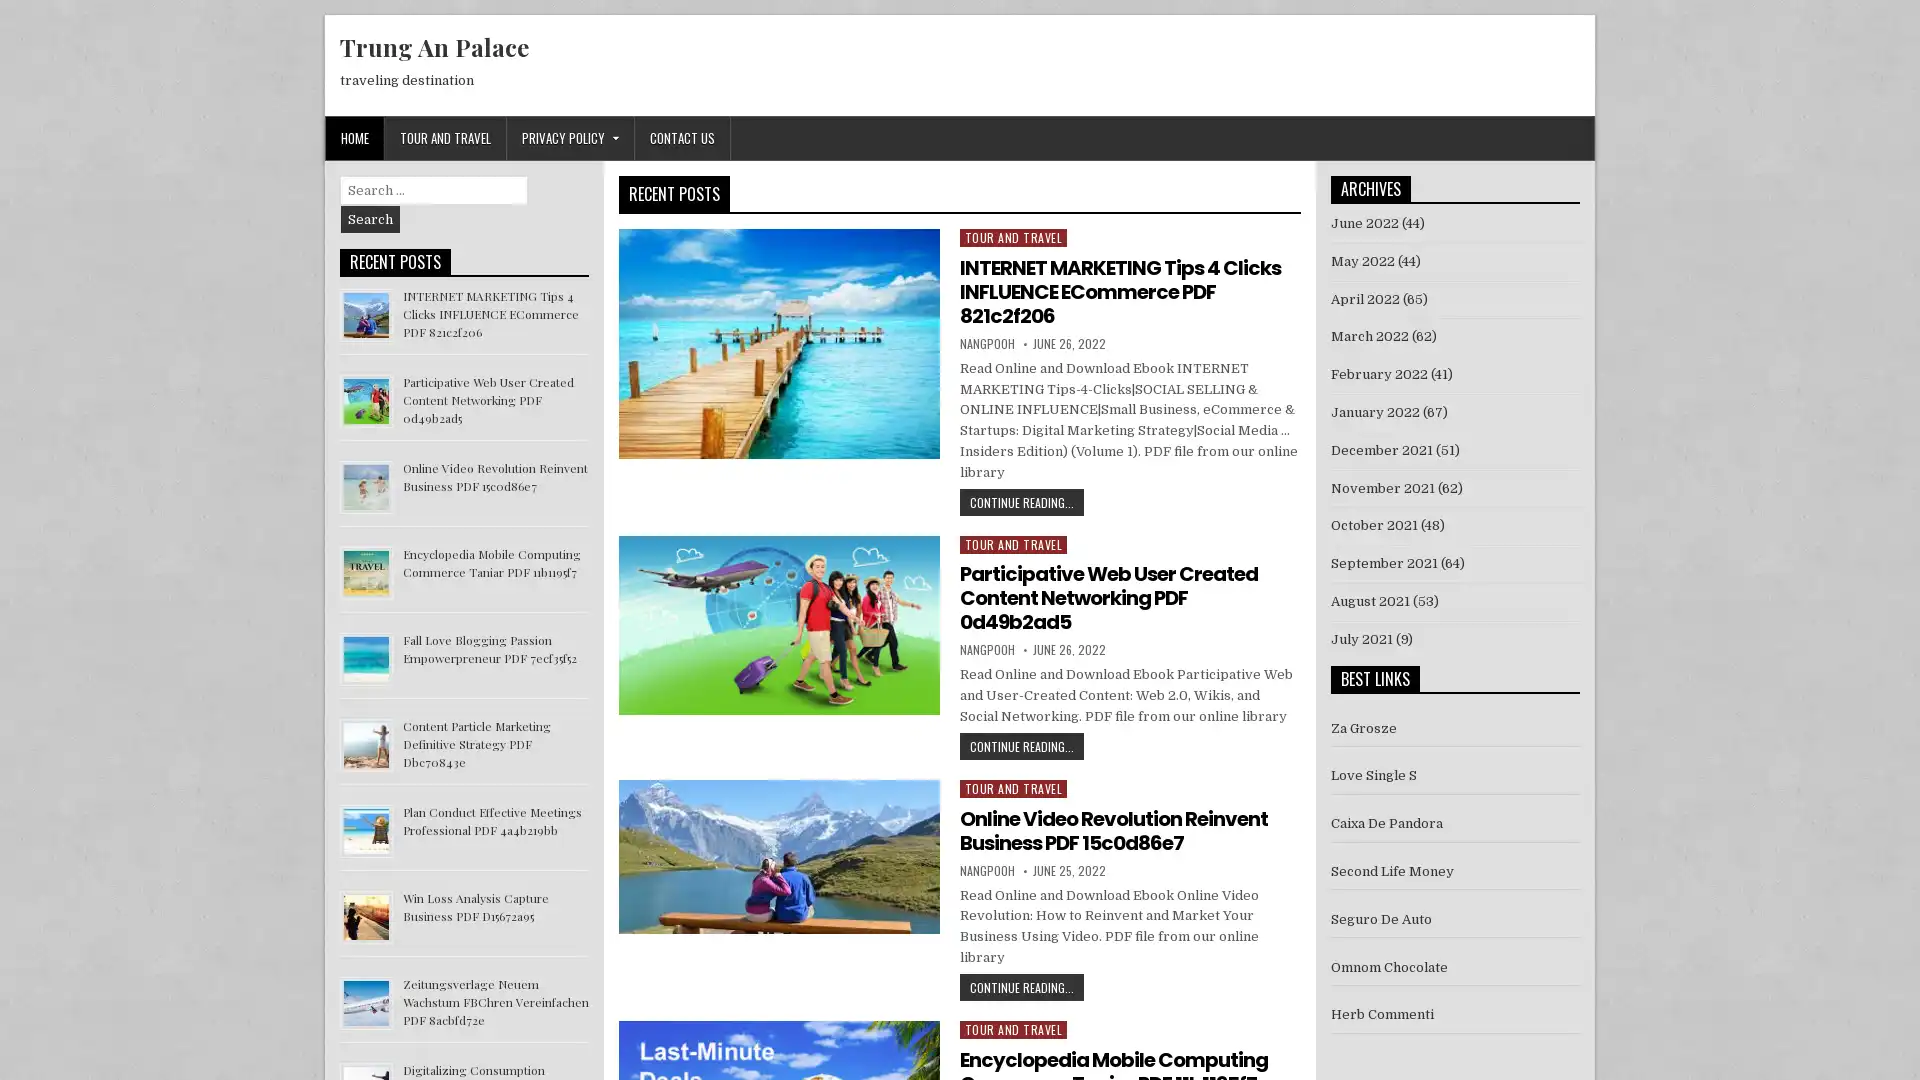 The width and height of the screenshot is (1920, 1080). Describe the element at coordinates (370, 219) in the screenshot. I see `Search` at that location.